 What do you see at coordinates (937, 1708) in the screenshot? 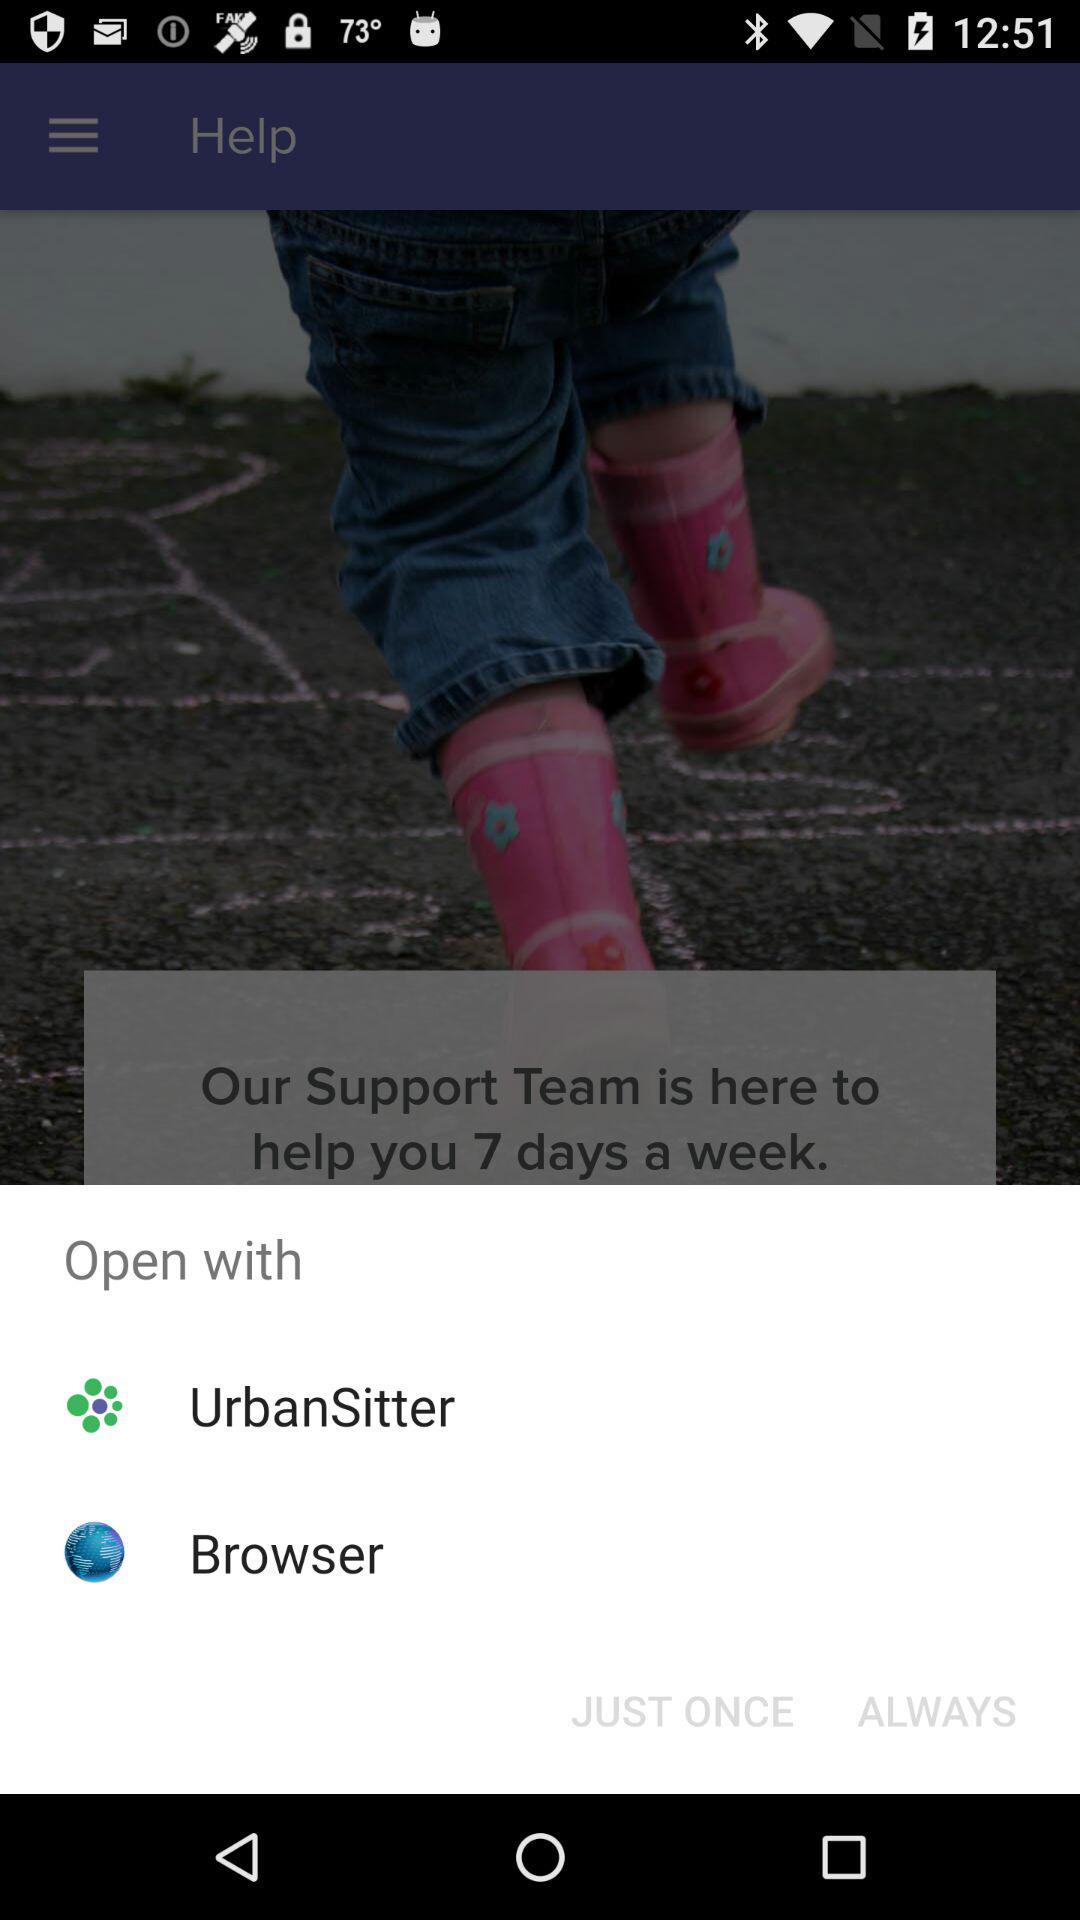
I see `button at the bottom right corner` at bounding box center [937, 1708].